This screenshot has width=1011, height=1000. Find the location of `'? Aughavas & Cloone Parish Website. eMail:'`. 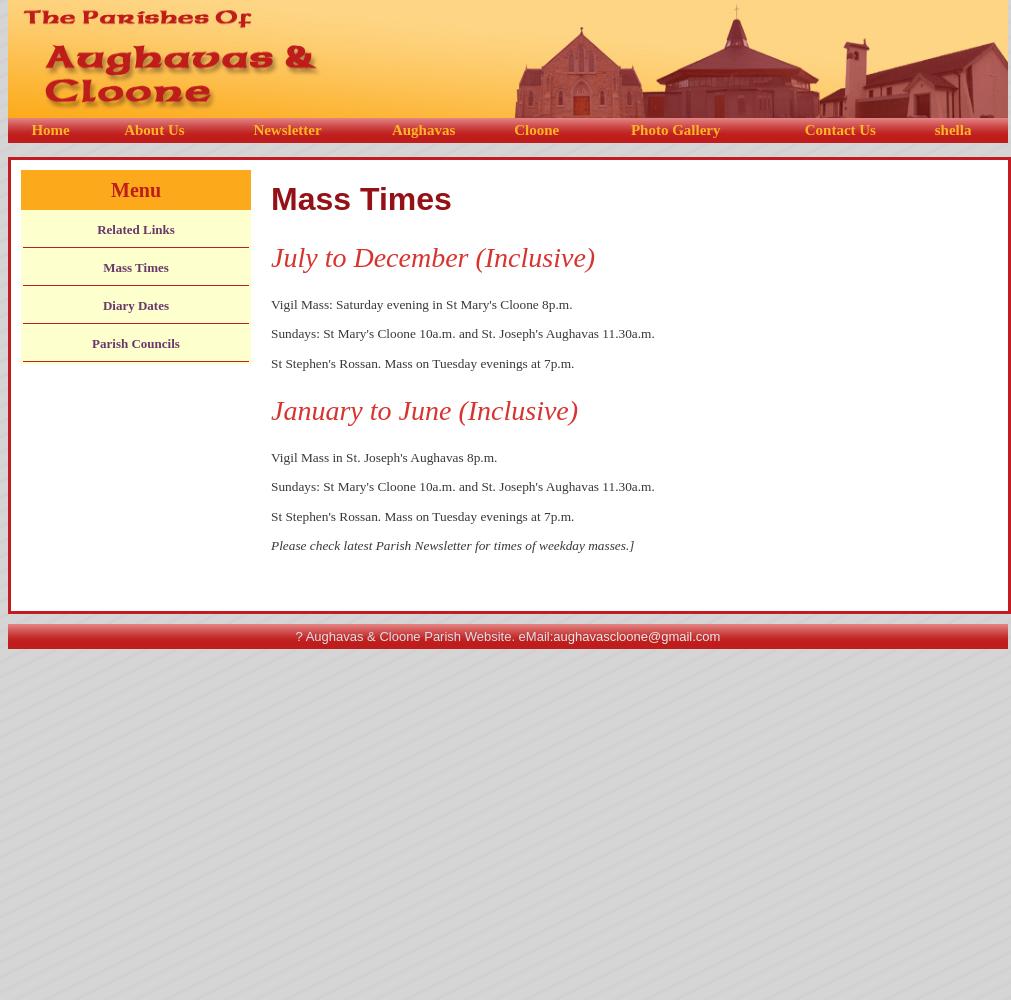

'? Aughavas & Cloone Parish Website. eMail:' is located at coordinates (423, 636).